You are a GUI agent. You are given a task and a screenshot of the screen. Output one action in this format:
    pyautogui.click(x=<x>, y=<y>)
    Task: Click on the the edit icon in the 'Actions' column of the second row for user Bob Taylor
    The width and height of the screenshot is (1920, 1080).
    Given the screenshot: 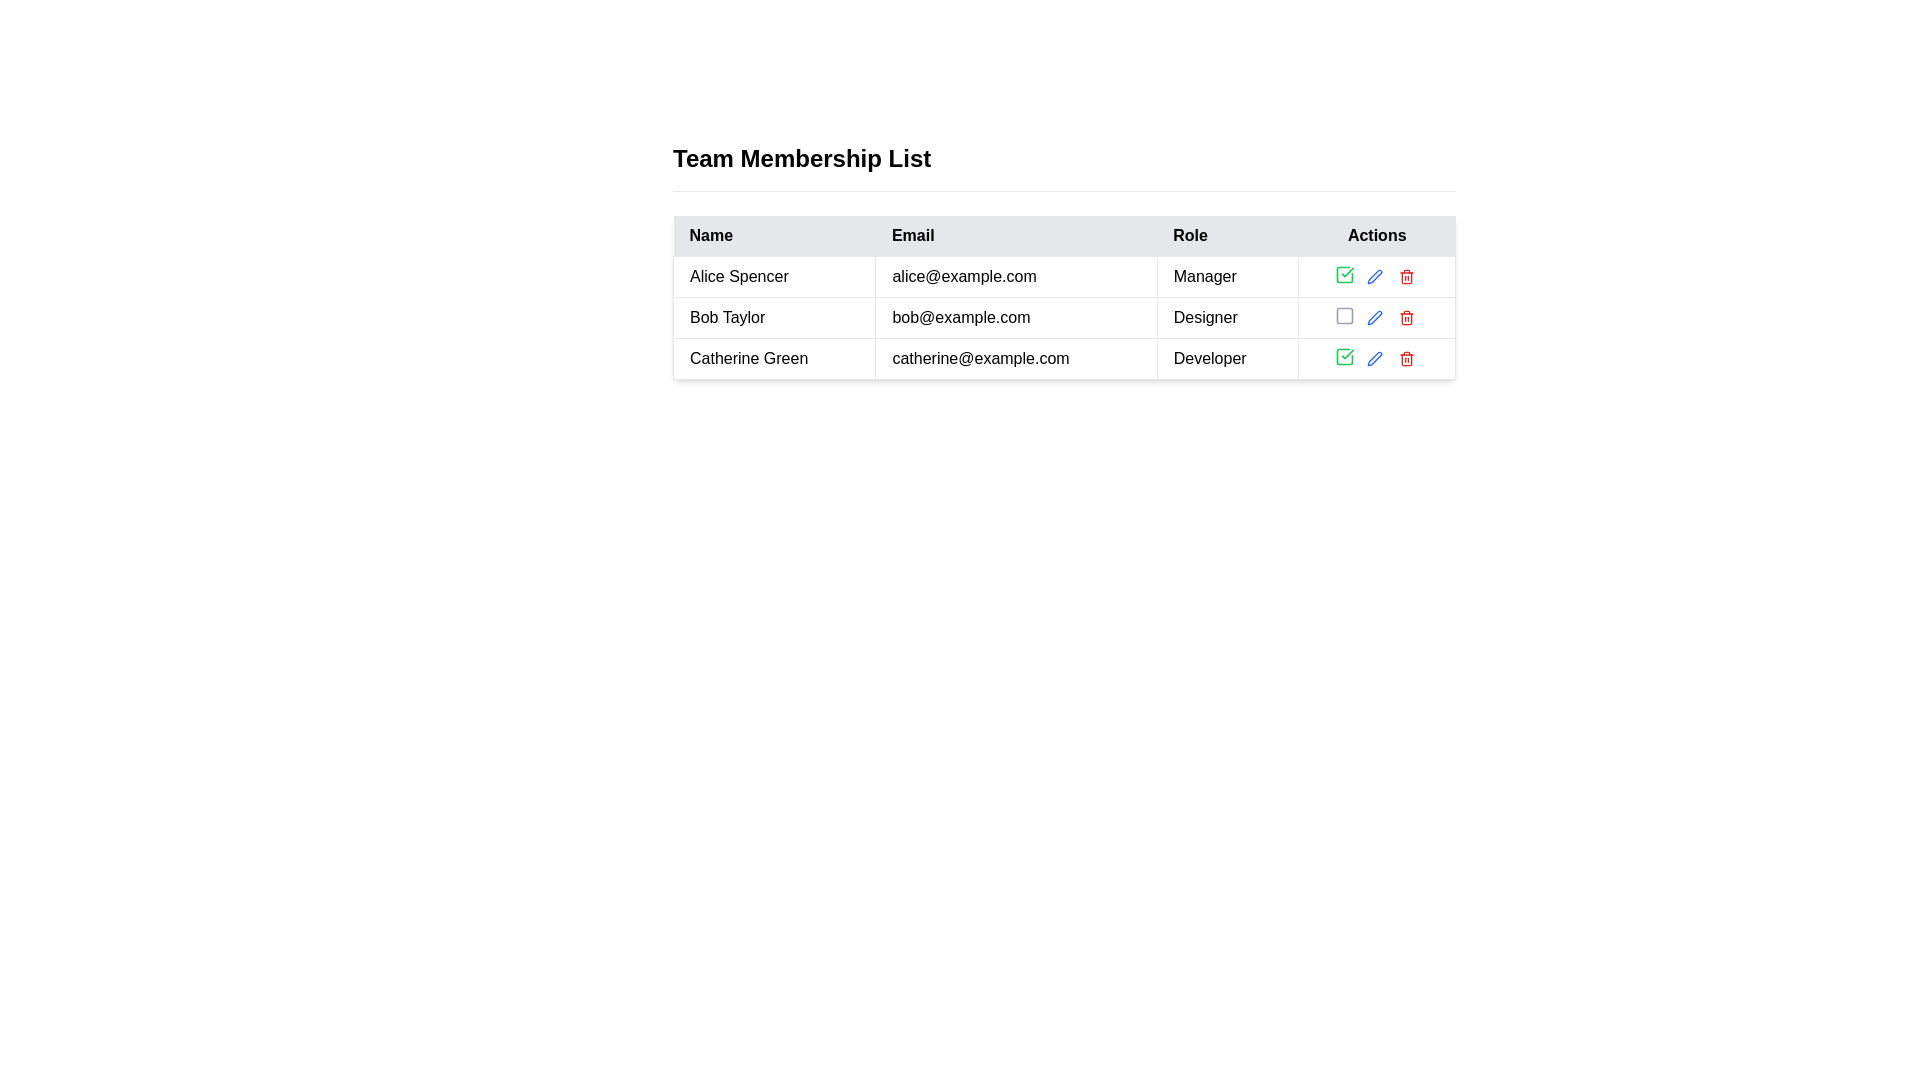 What is the action you would take?
    pyautogui.click(x=1373, y=316)
    